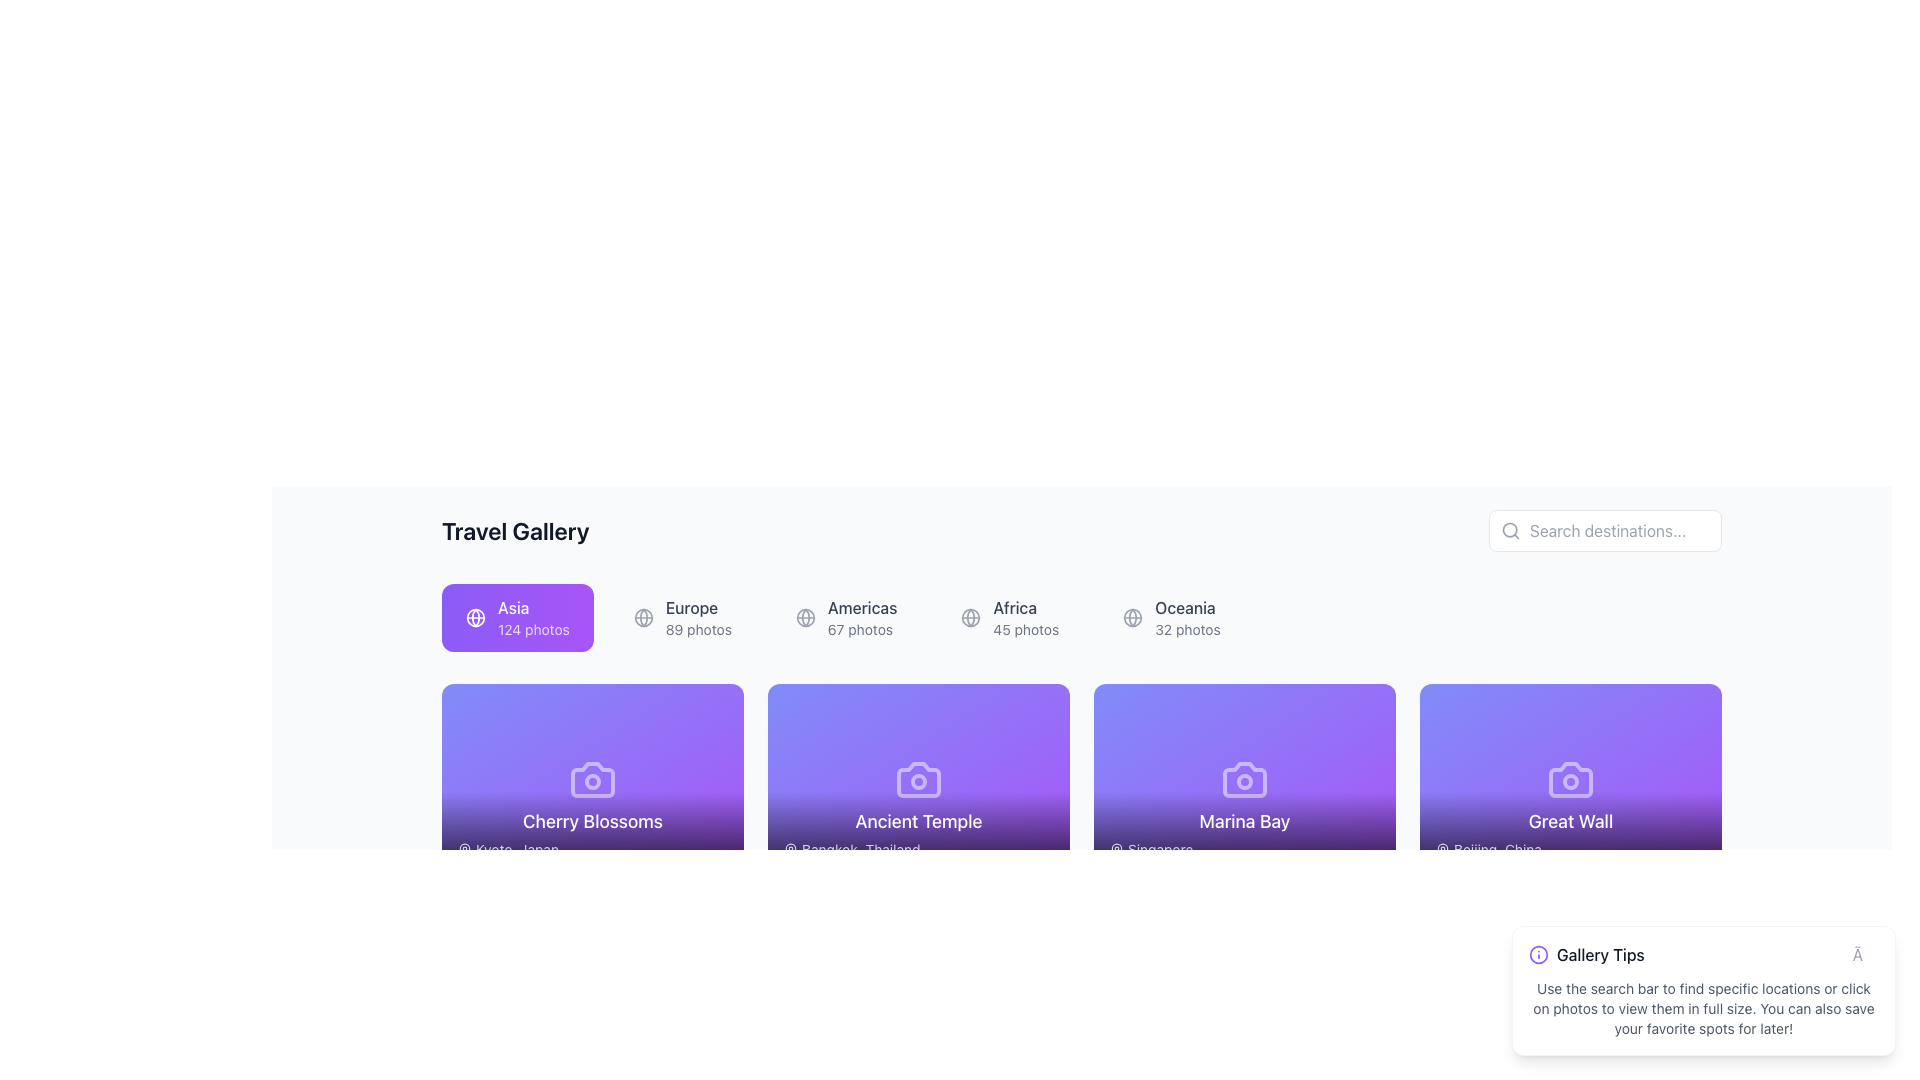  What do you see at coordinates (1362, 716) in the screenshot?
I see `the maximize button located in the top-right corner of the 'Marina Bay' card` at bounding box center [1362, 716].